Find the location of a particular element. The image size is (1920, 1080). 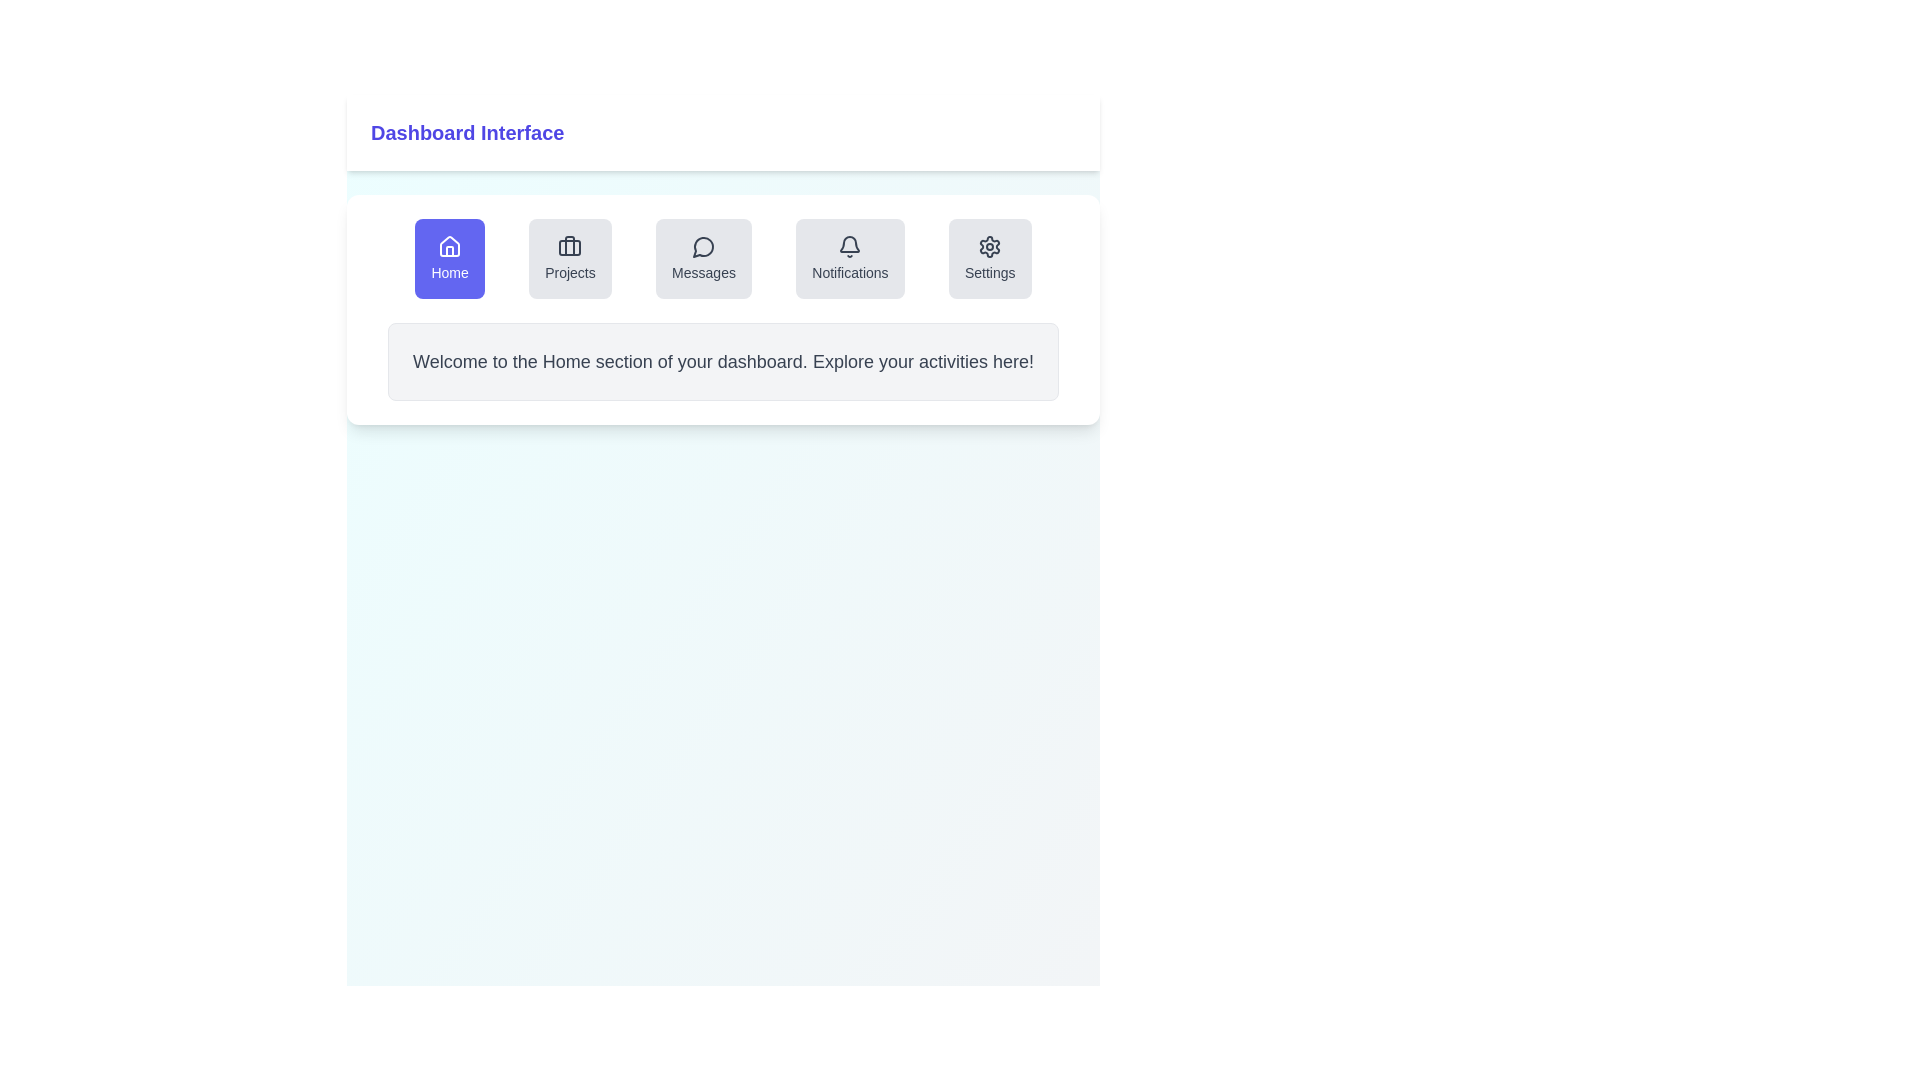

the welcoming text block in light gray that is centered under the navigation row of the dashboard is located at coordinates (722, 362).